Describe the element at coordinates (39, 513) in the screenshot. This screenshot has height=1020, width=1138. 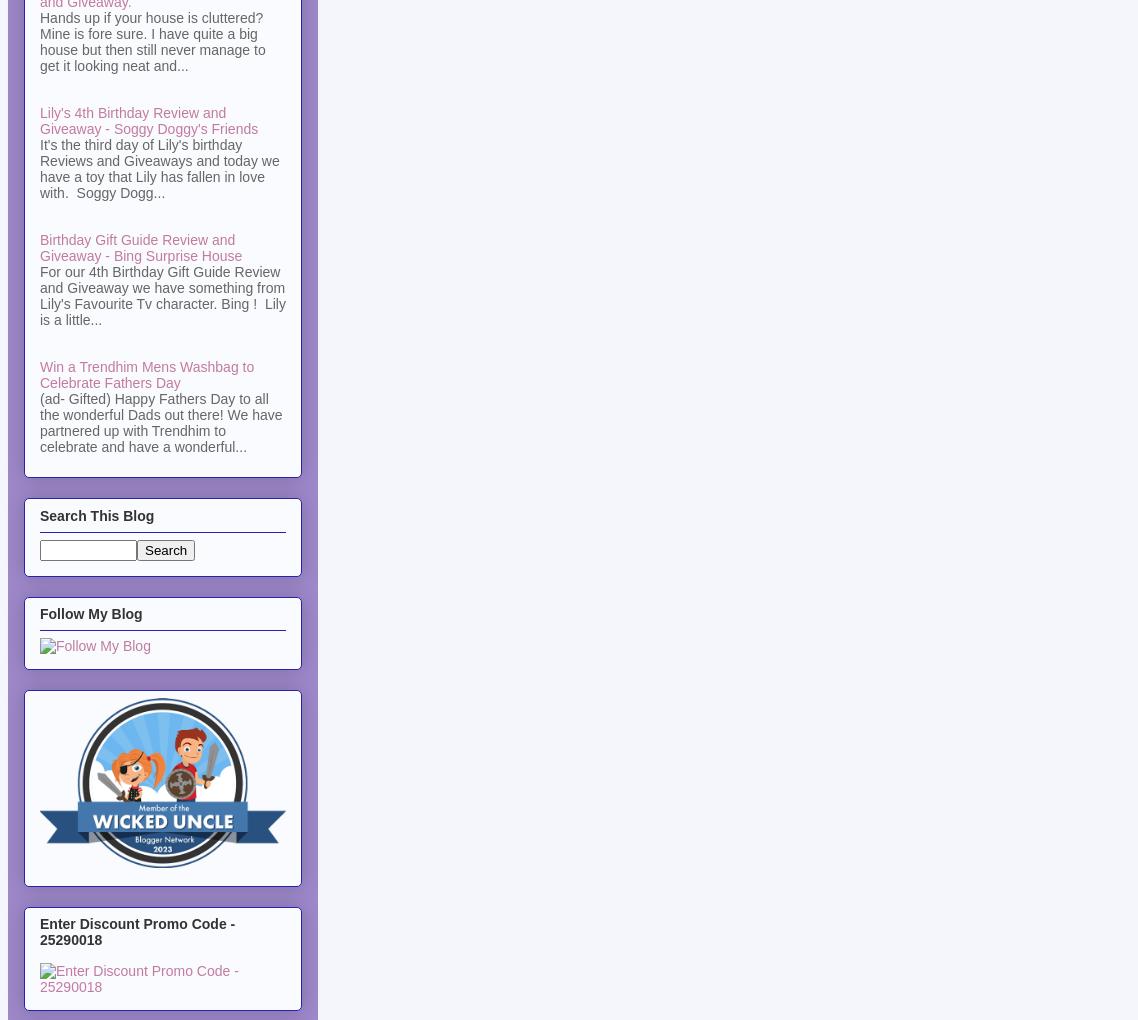
I see `'Search This Blog'` at that location.